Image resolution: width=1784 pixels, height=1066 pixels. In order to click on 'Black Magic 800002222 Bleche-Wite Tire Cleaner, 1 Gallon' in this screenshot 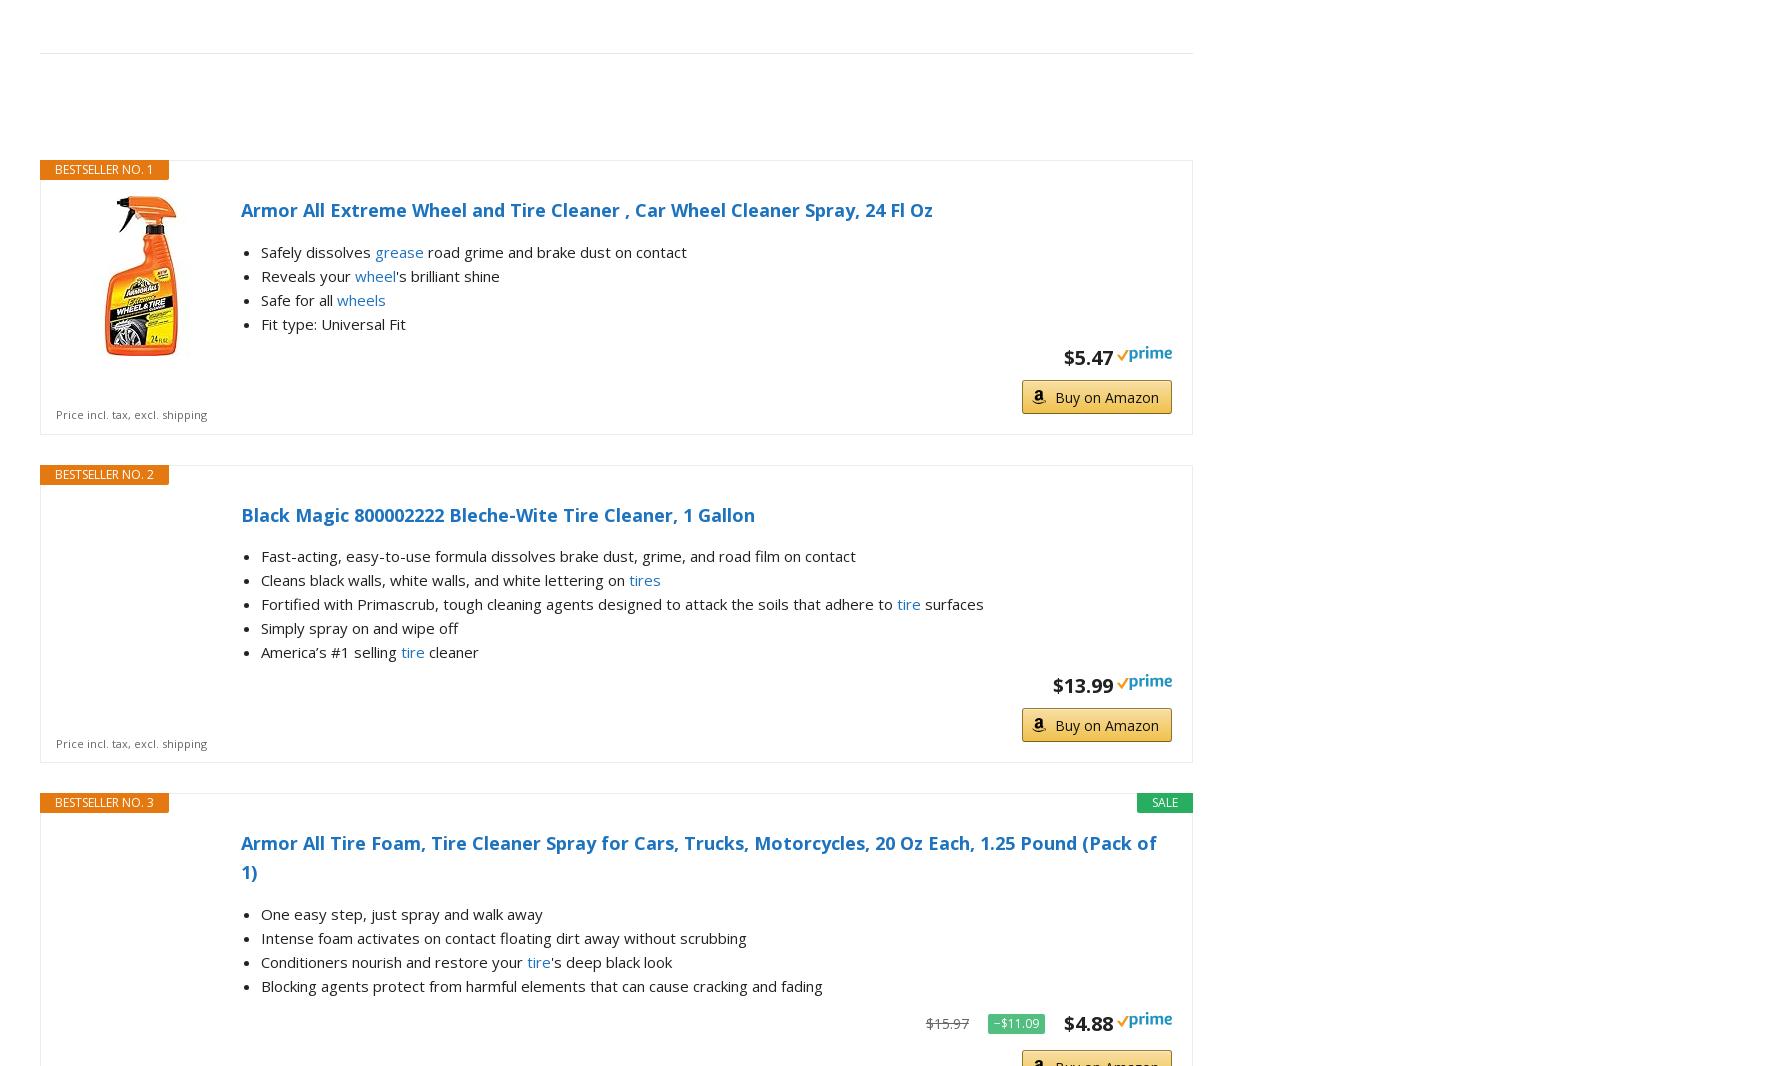, I will do `click(497, 514)`.